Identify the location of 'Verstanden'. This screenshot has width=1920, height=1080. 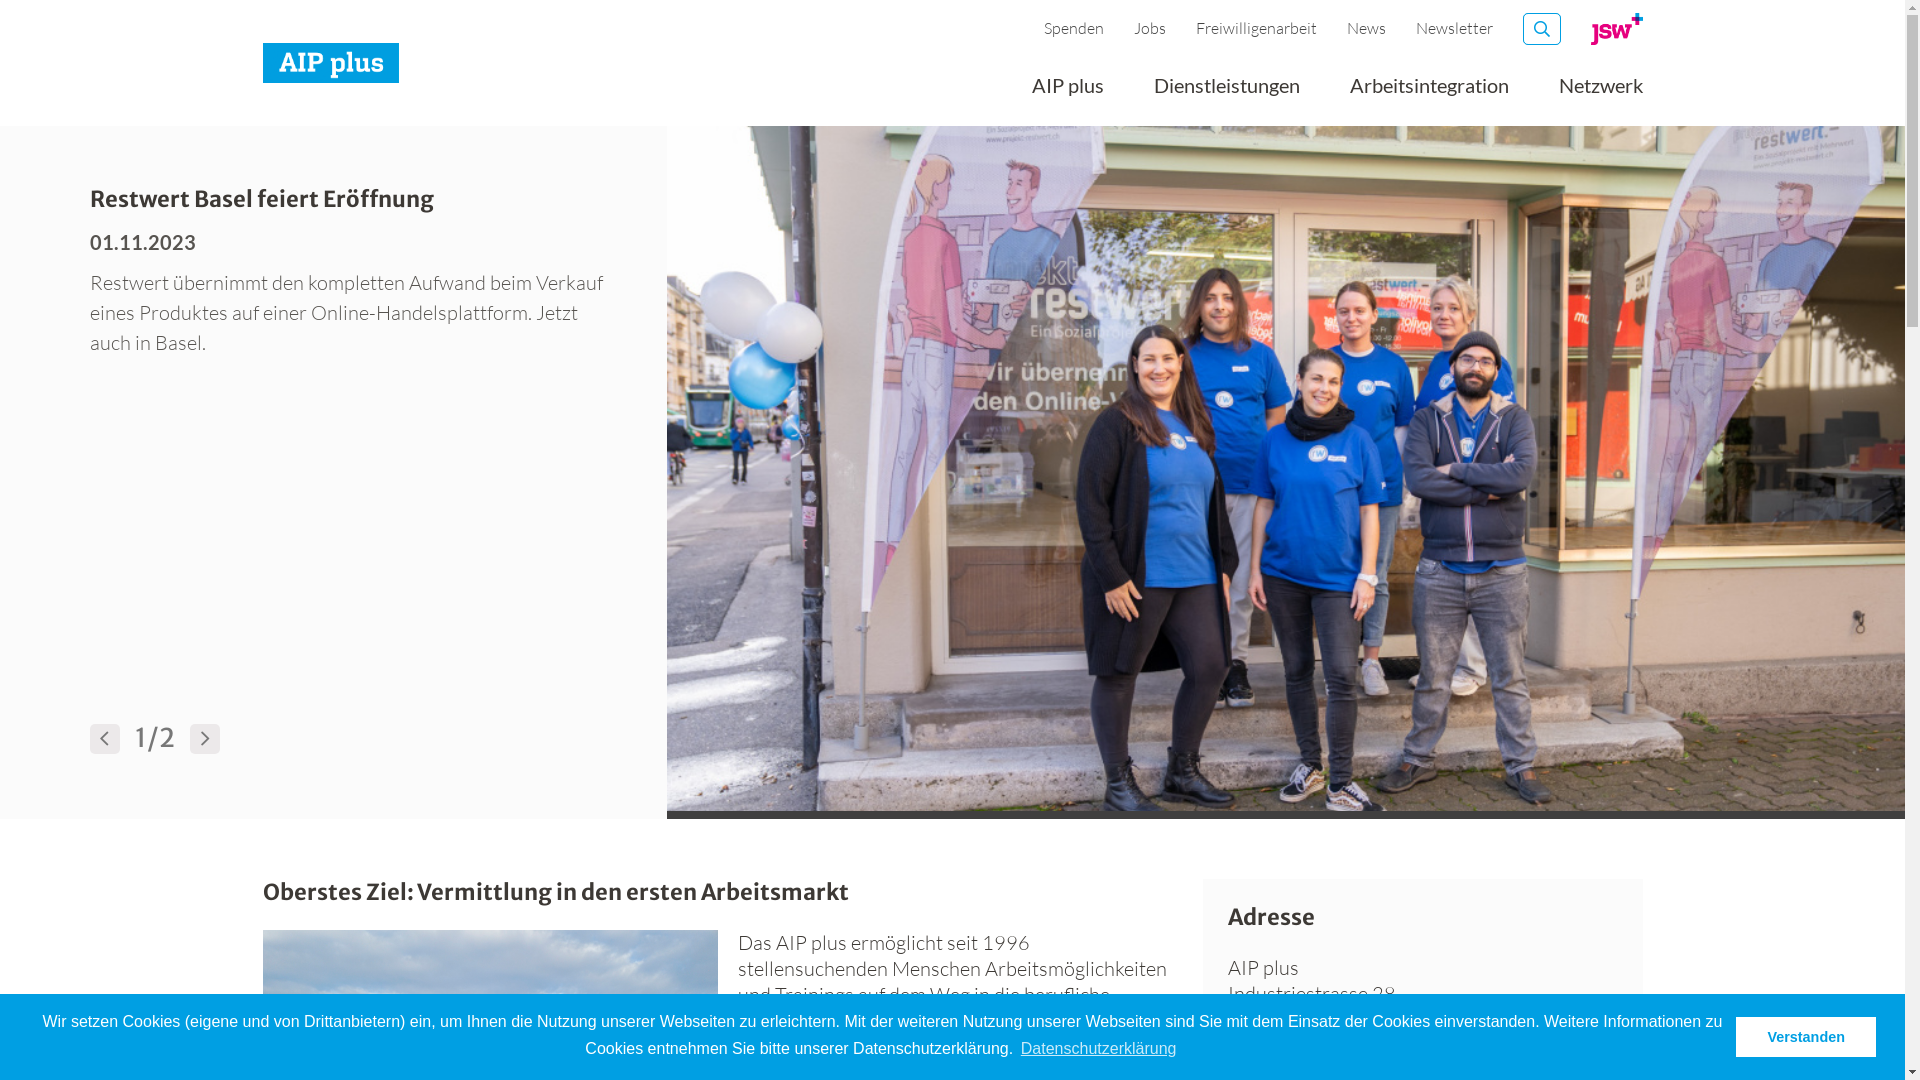
(1805, 1036).